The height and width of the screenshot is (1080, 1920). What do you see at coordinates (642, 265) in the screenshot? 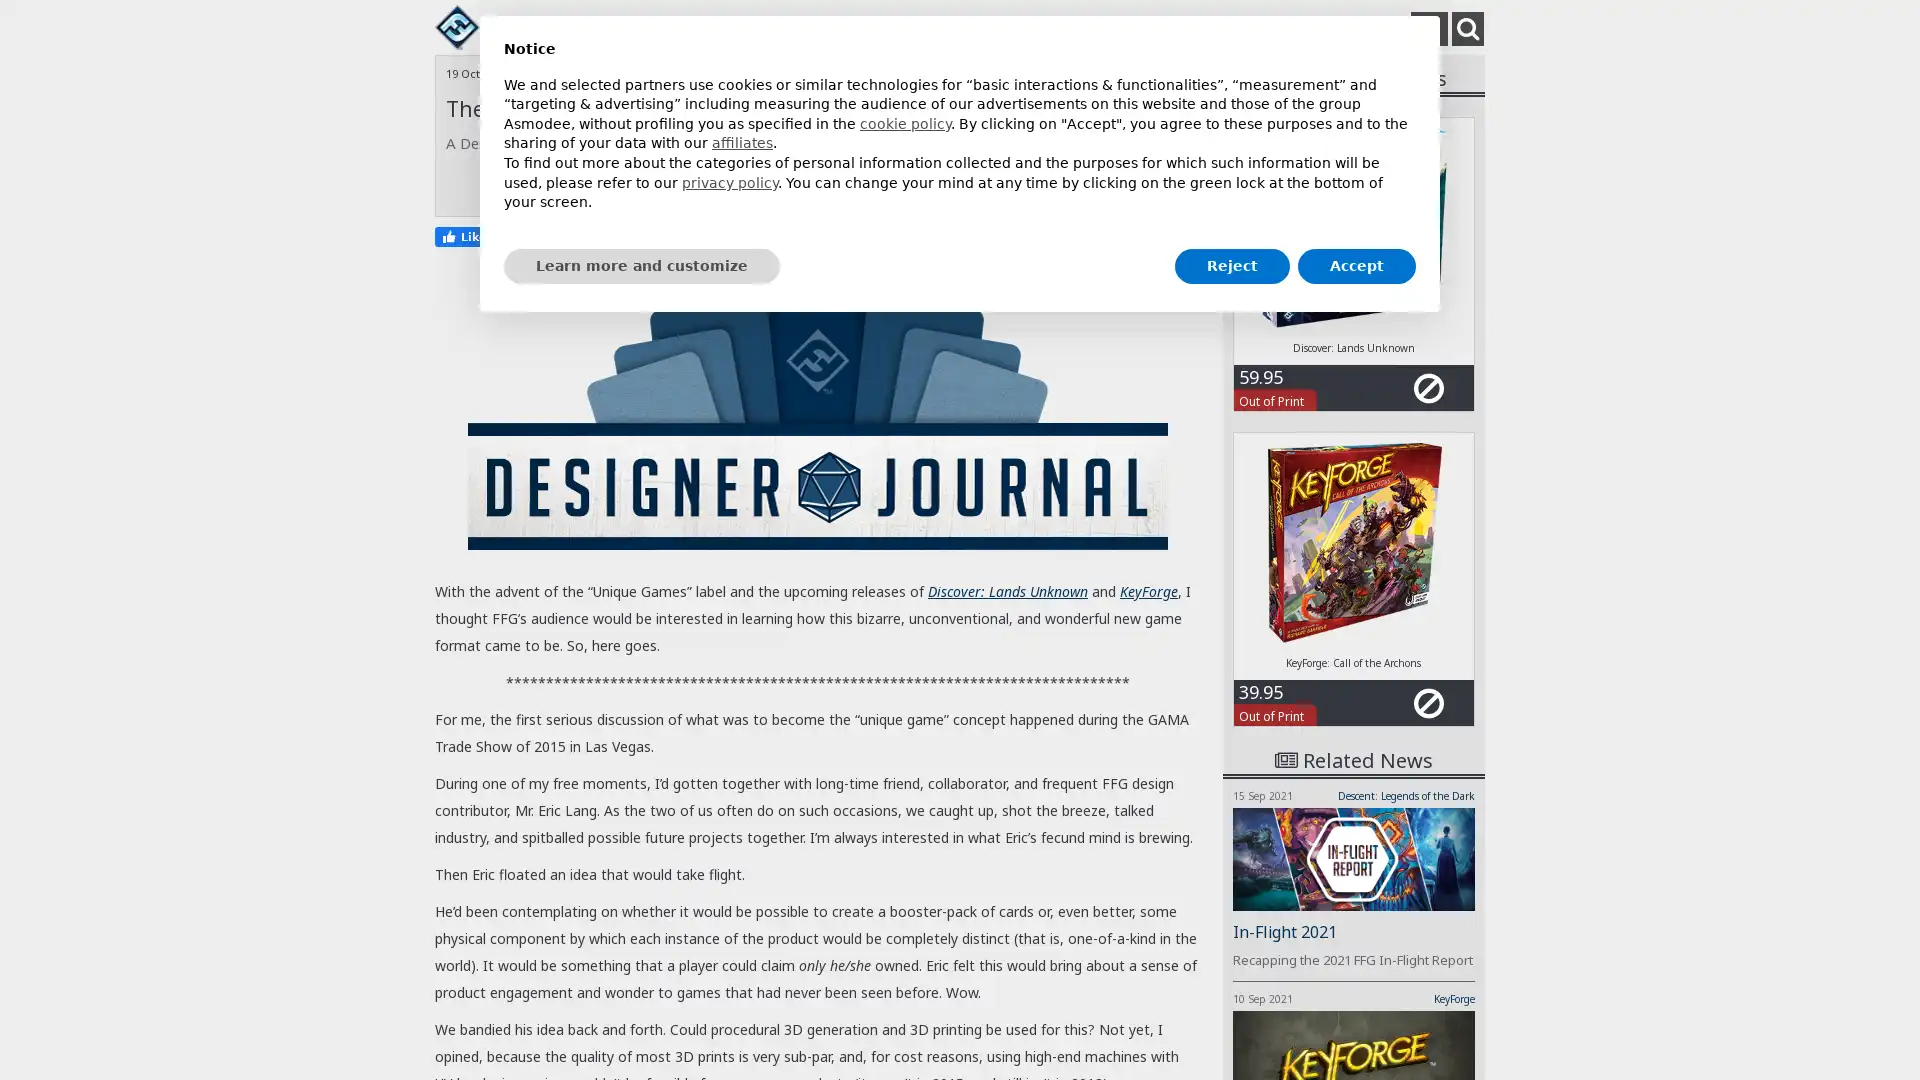
I see `Learn more and customize` at bounding box center [642, 265].